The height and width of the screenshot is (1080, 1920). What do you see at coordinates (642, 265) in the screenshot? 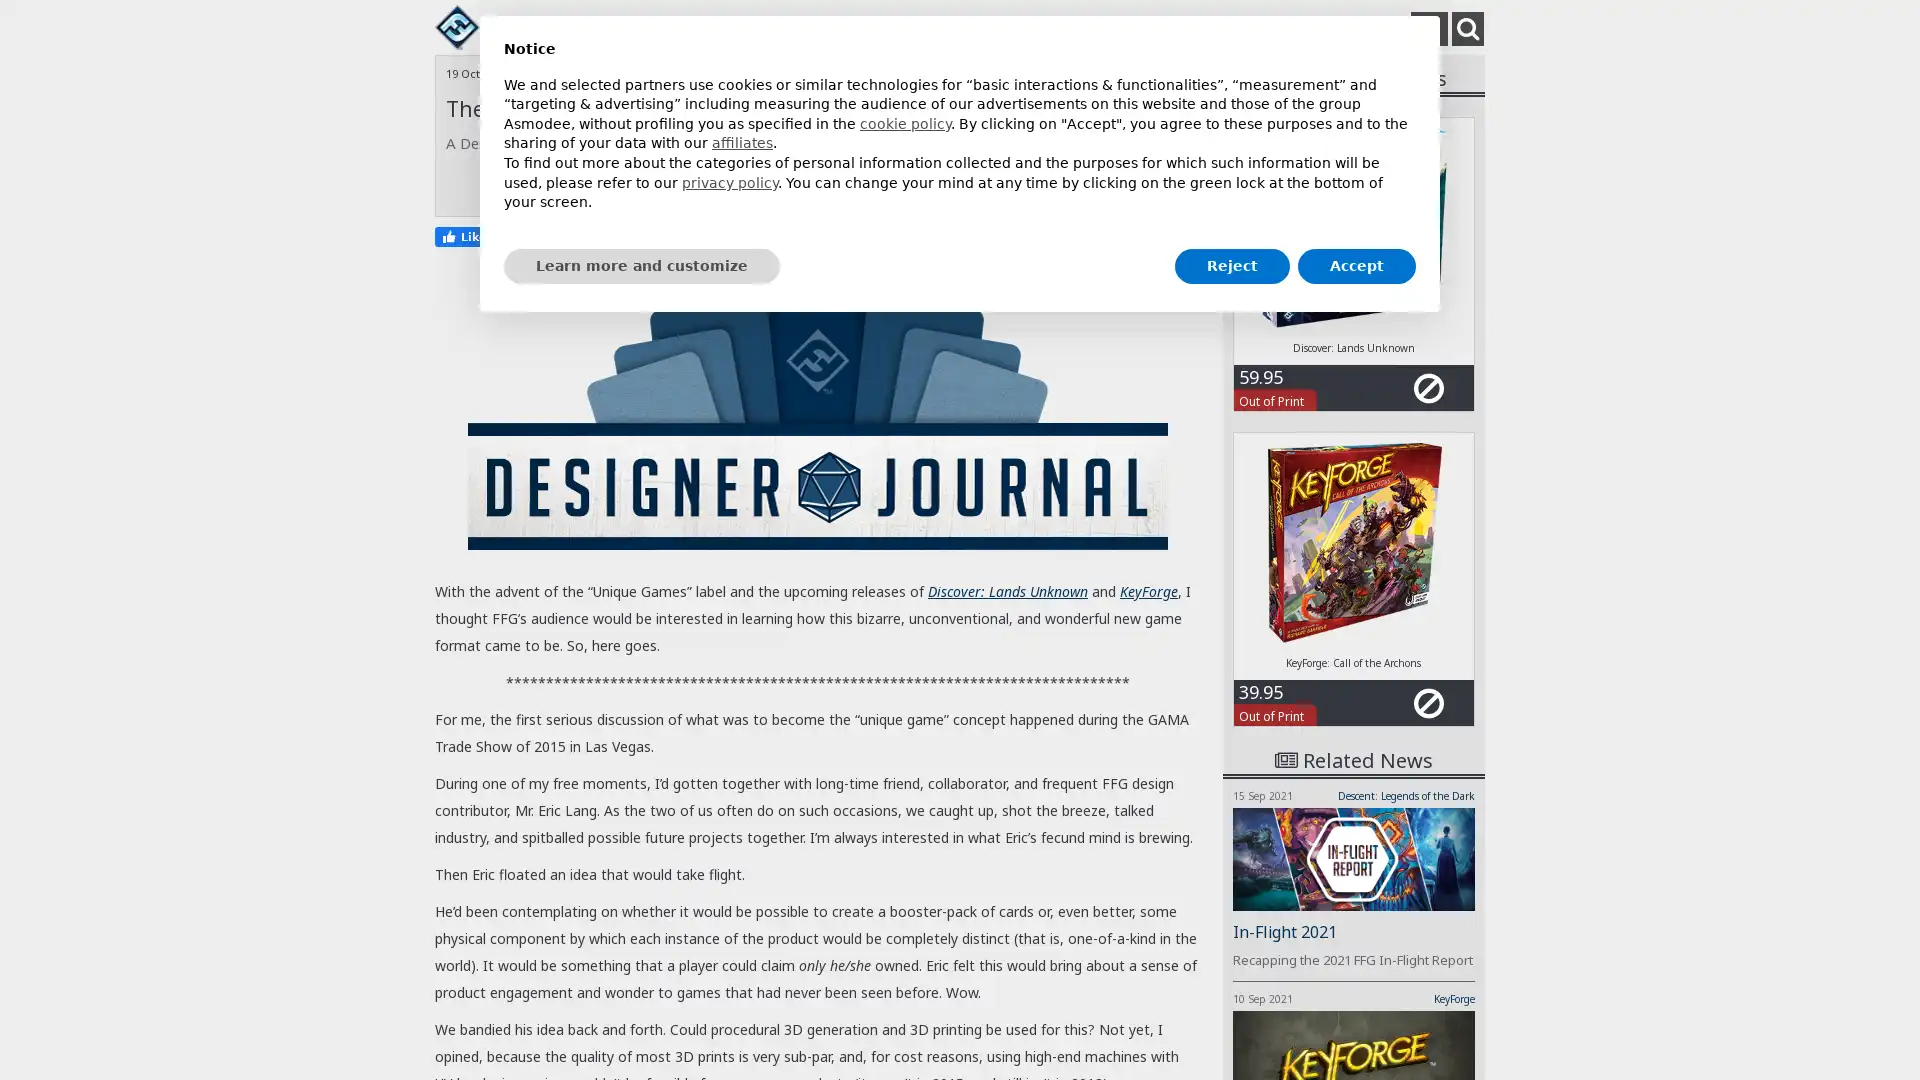
I see `Learn more and customize` at bounding box center [642, 265].